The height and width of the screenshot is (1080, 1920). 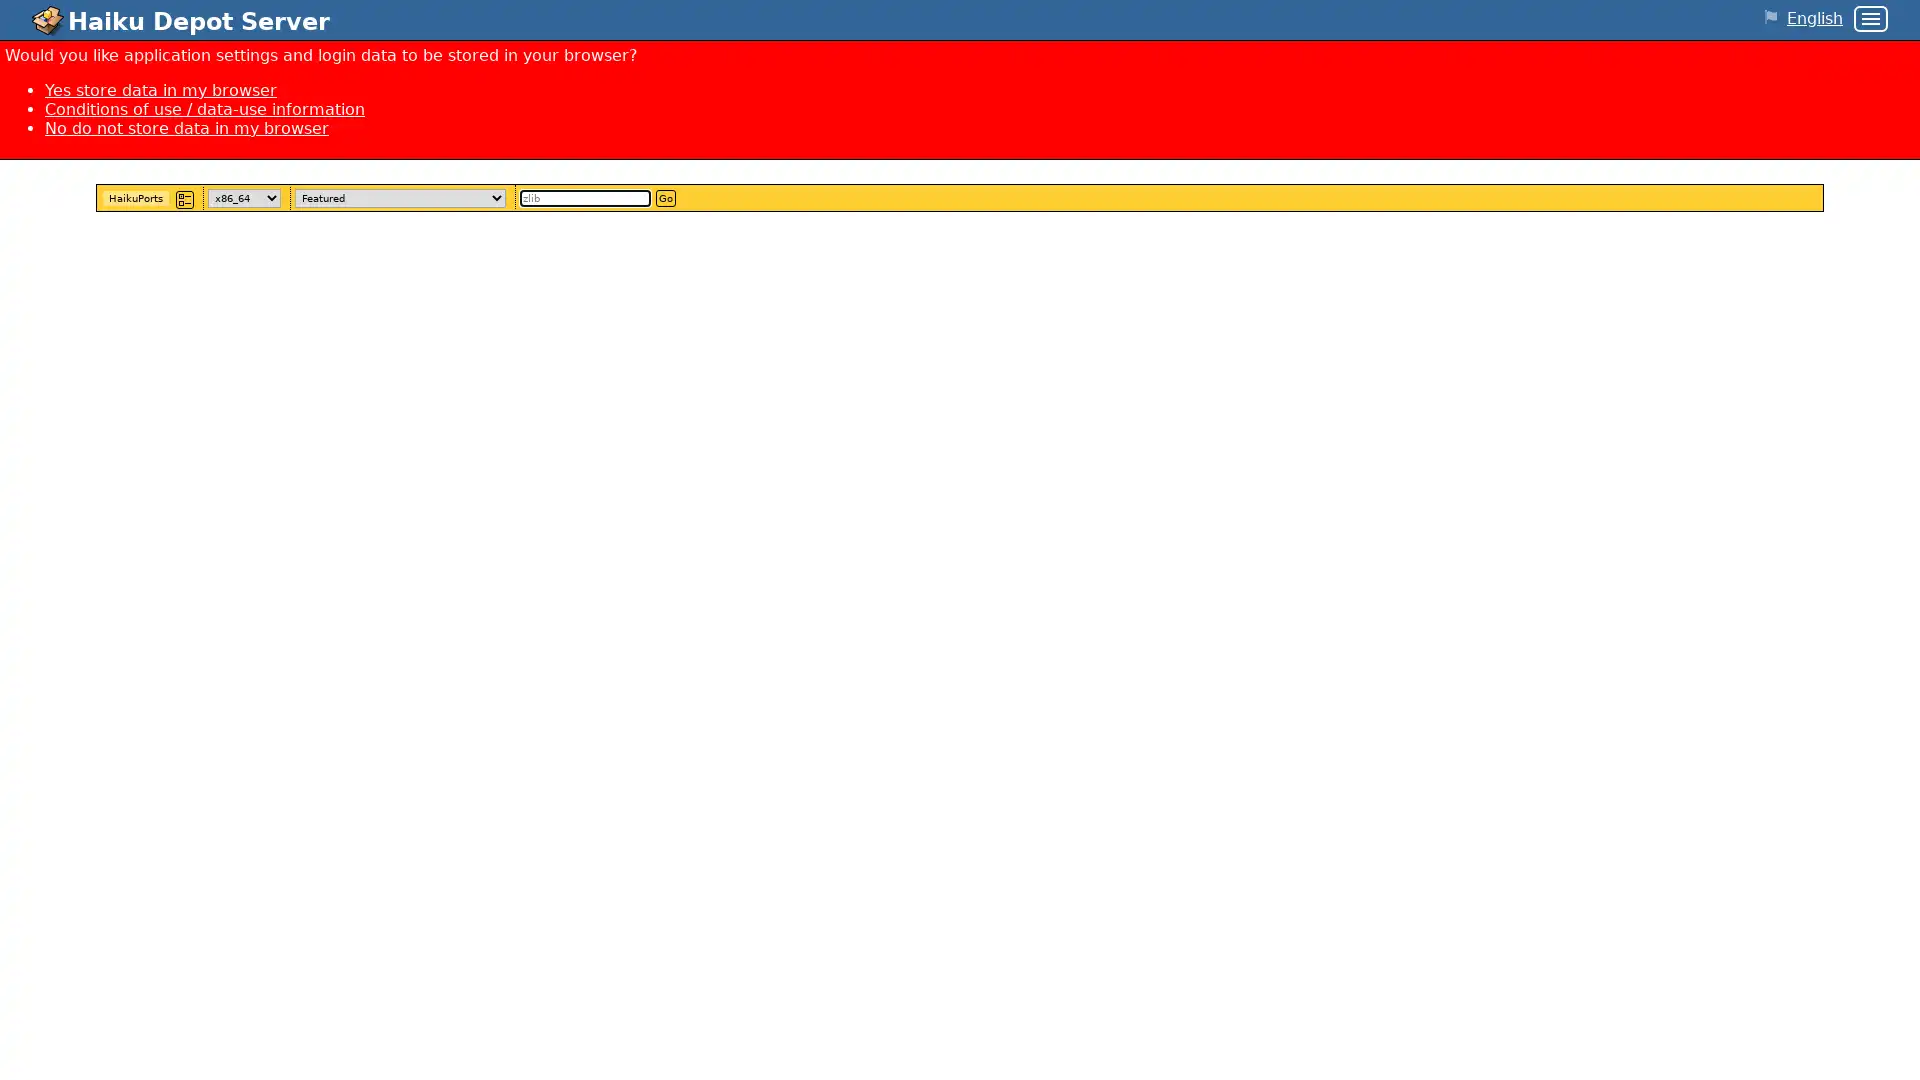 I want to click on Go, so click(x=666, y=198).